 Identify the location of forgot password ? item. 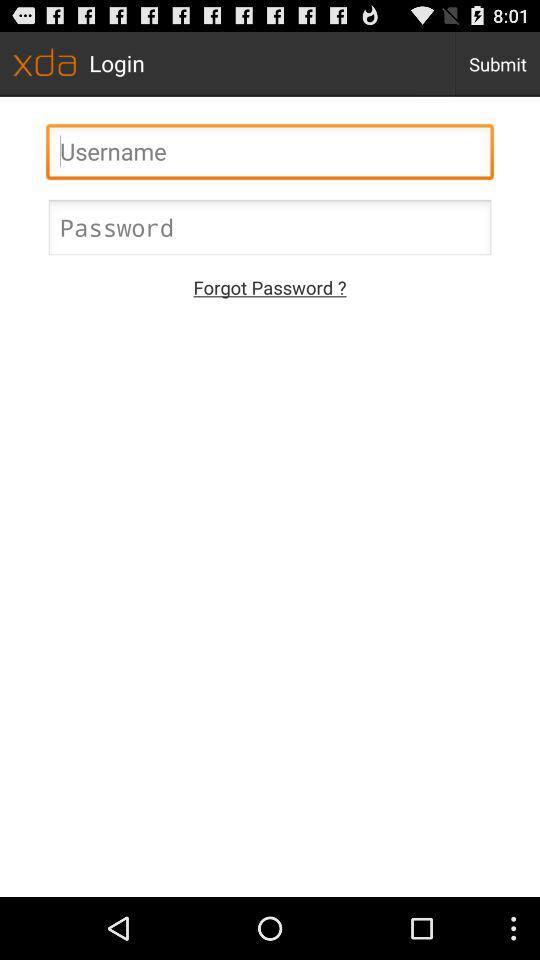
(270, 286).